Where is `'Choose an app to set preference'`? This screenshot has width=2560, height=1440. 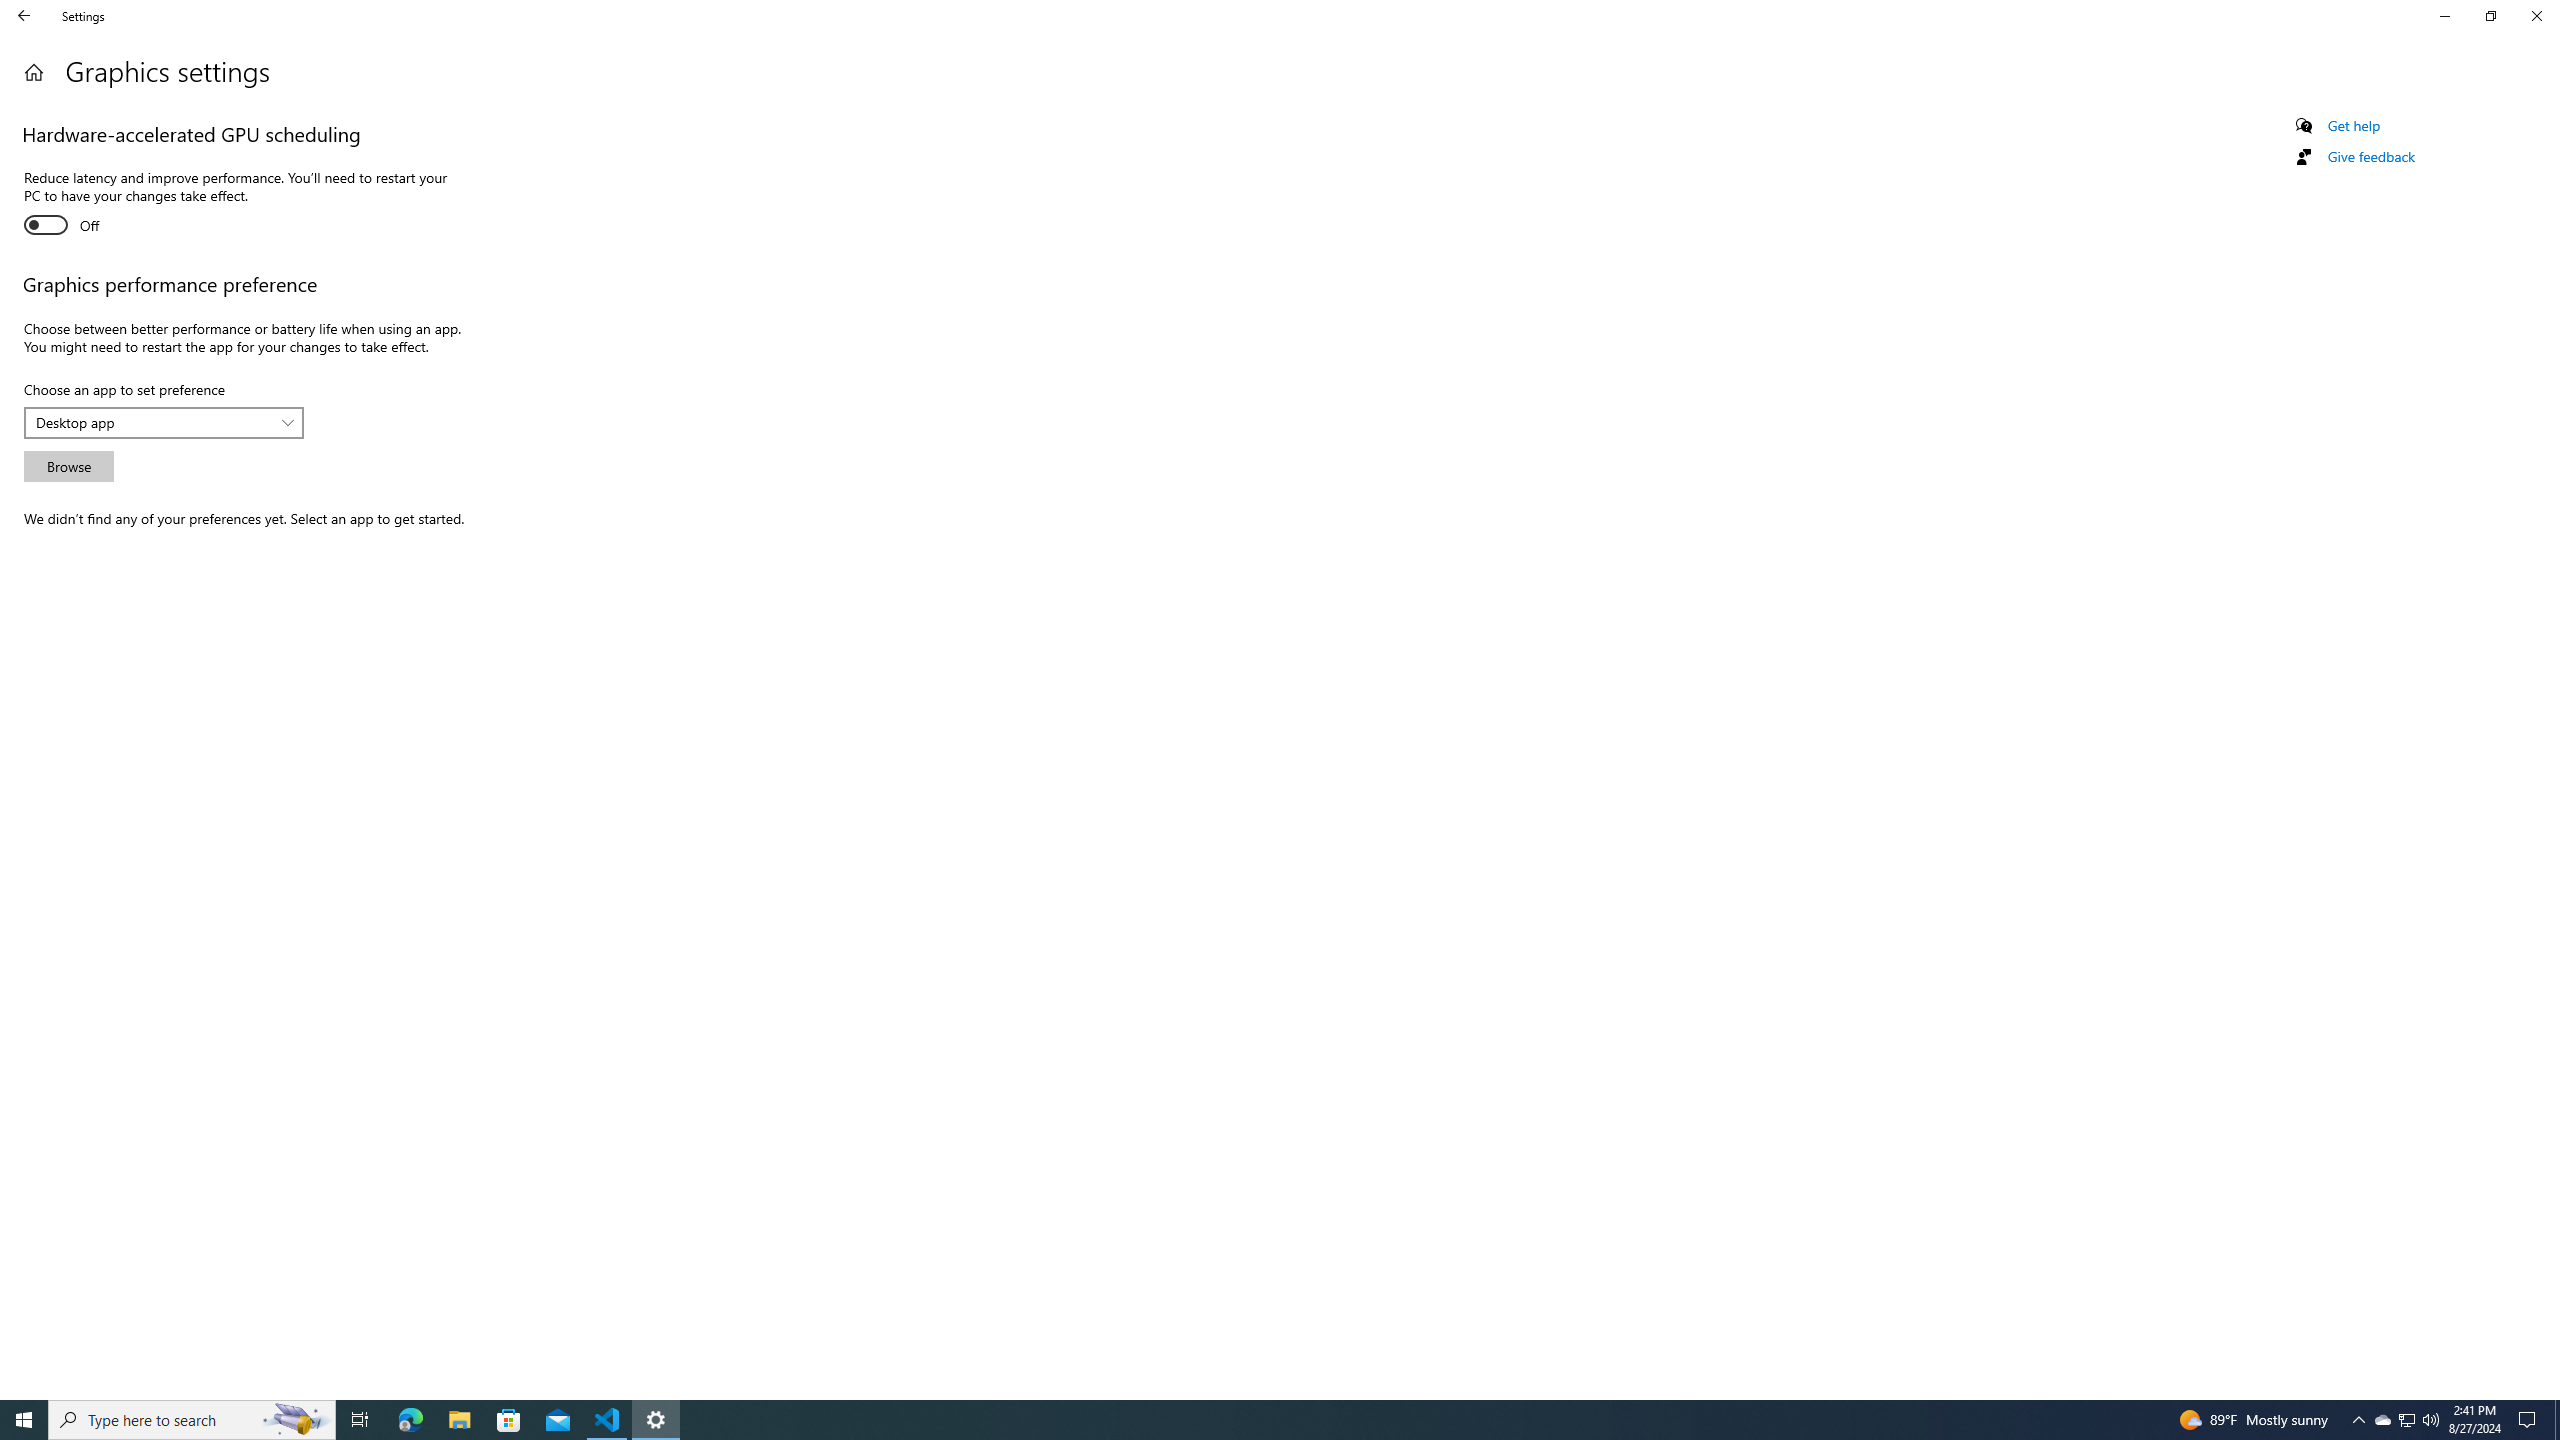
'Choose an app to set preference' is located at coordinates (163, 422).